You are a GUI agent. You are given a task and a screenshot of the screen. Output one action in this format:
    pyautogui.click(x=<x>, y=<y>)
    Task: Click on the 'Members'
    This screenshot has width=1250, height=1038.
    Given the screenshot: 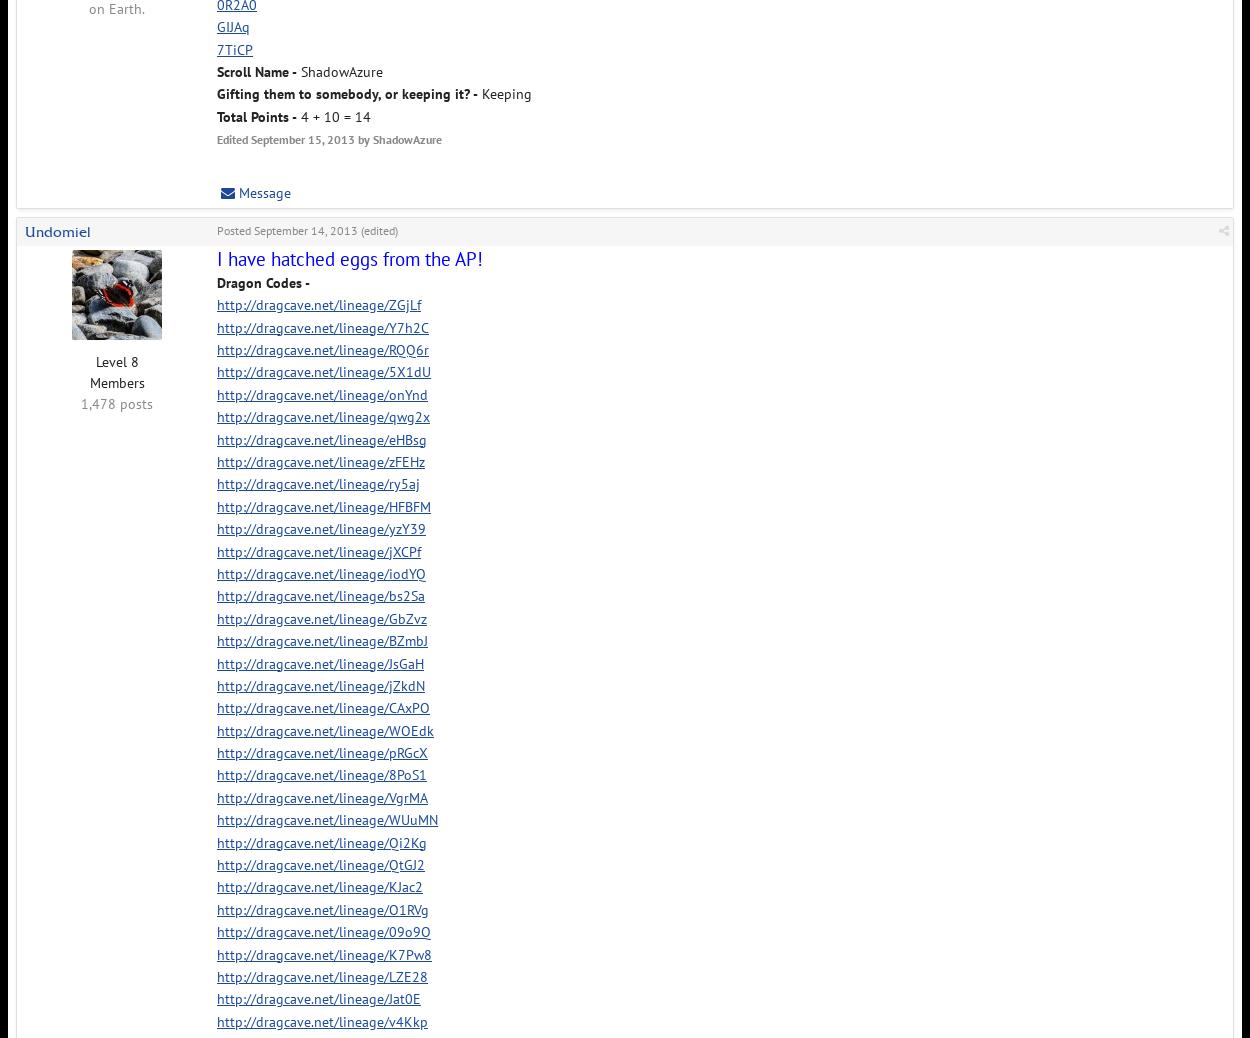 What is the action you would take?
    pyautogui.click(x=115, y=381)
    